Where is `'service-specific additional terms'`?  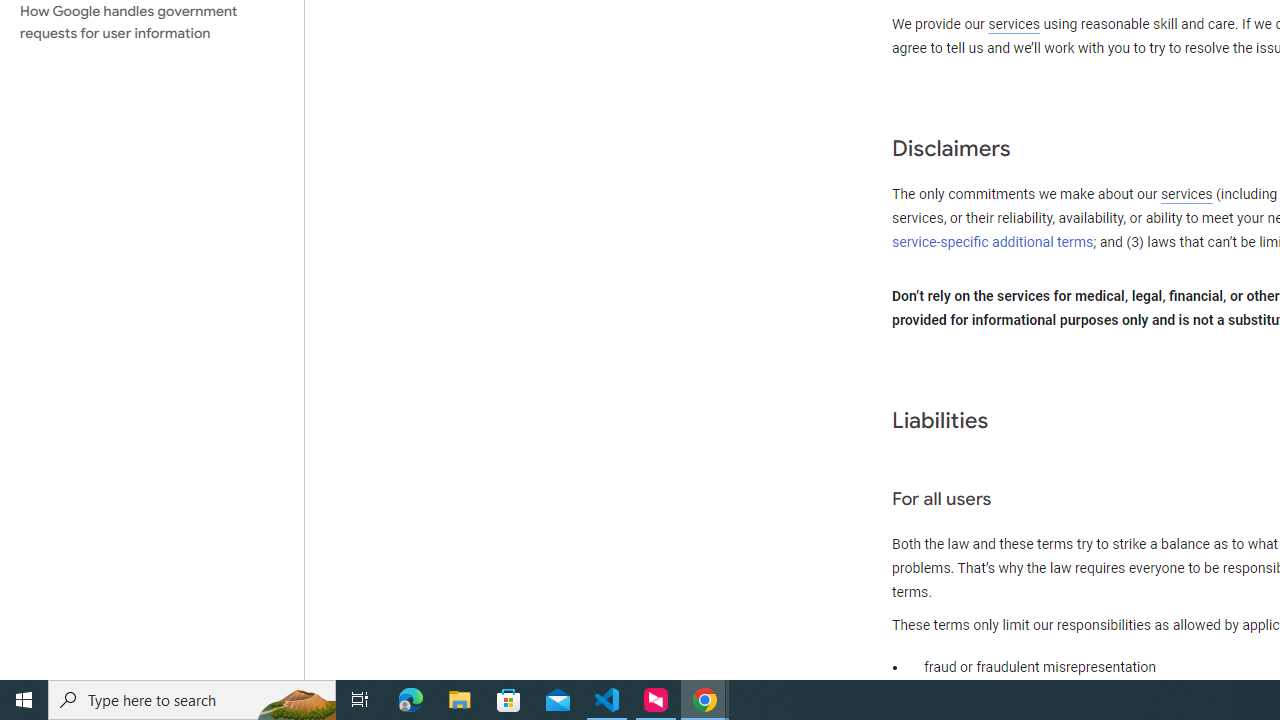
'service-specific additional terms' is located at coordinates (993, 241).